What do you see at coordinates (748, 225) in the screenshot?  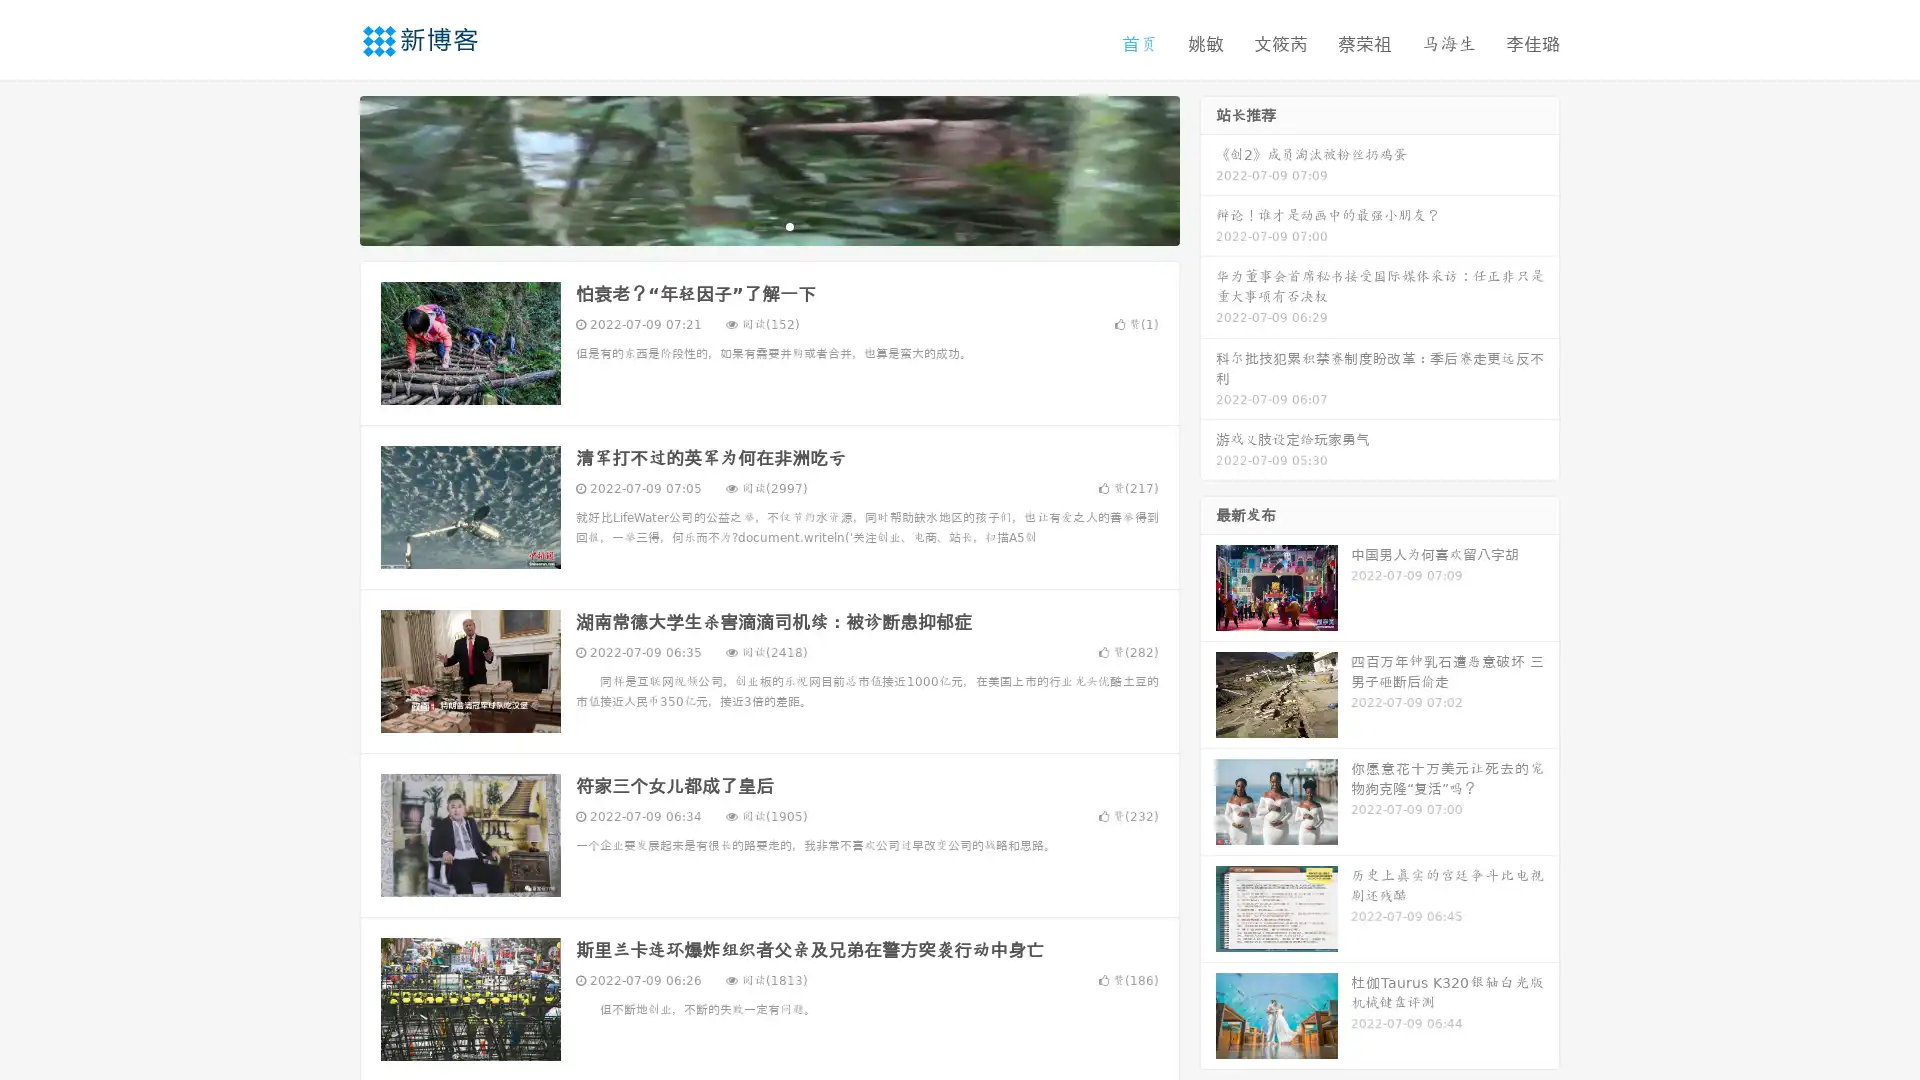 I see `Go to slide 1` at bounding box center [748, 225].